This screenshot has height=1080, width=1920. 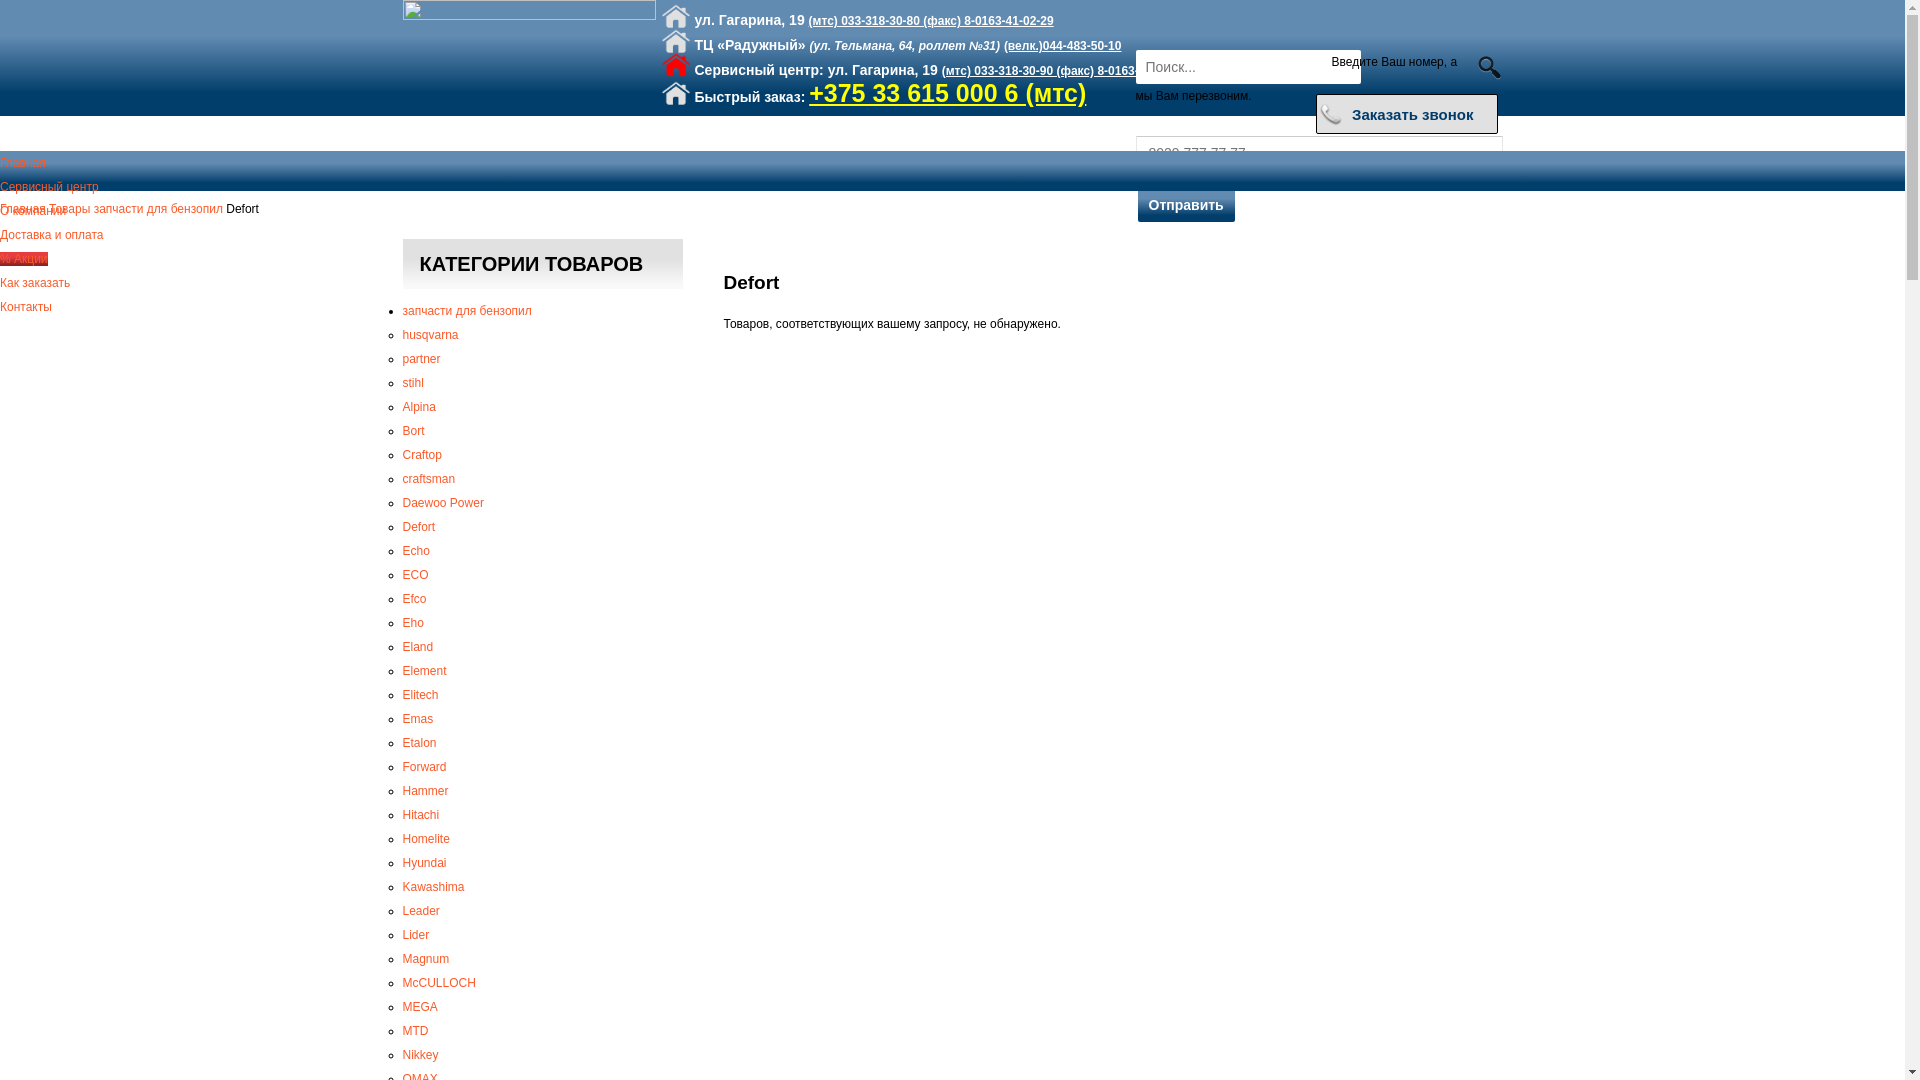 What do you see at coordinates (431, 886) in the screenshot?
I see `'Kawashima'` at bounding box center [431, 886].